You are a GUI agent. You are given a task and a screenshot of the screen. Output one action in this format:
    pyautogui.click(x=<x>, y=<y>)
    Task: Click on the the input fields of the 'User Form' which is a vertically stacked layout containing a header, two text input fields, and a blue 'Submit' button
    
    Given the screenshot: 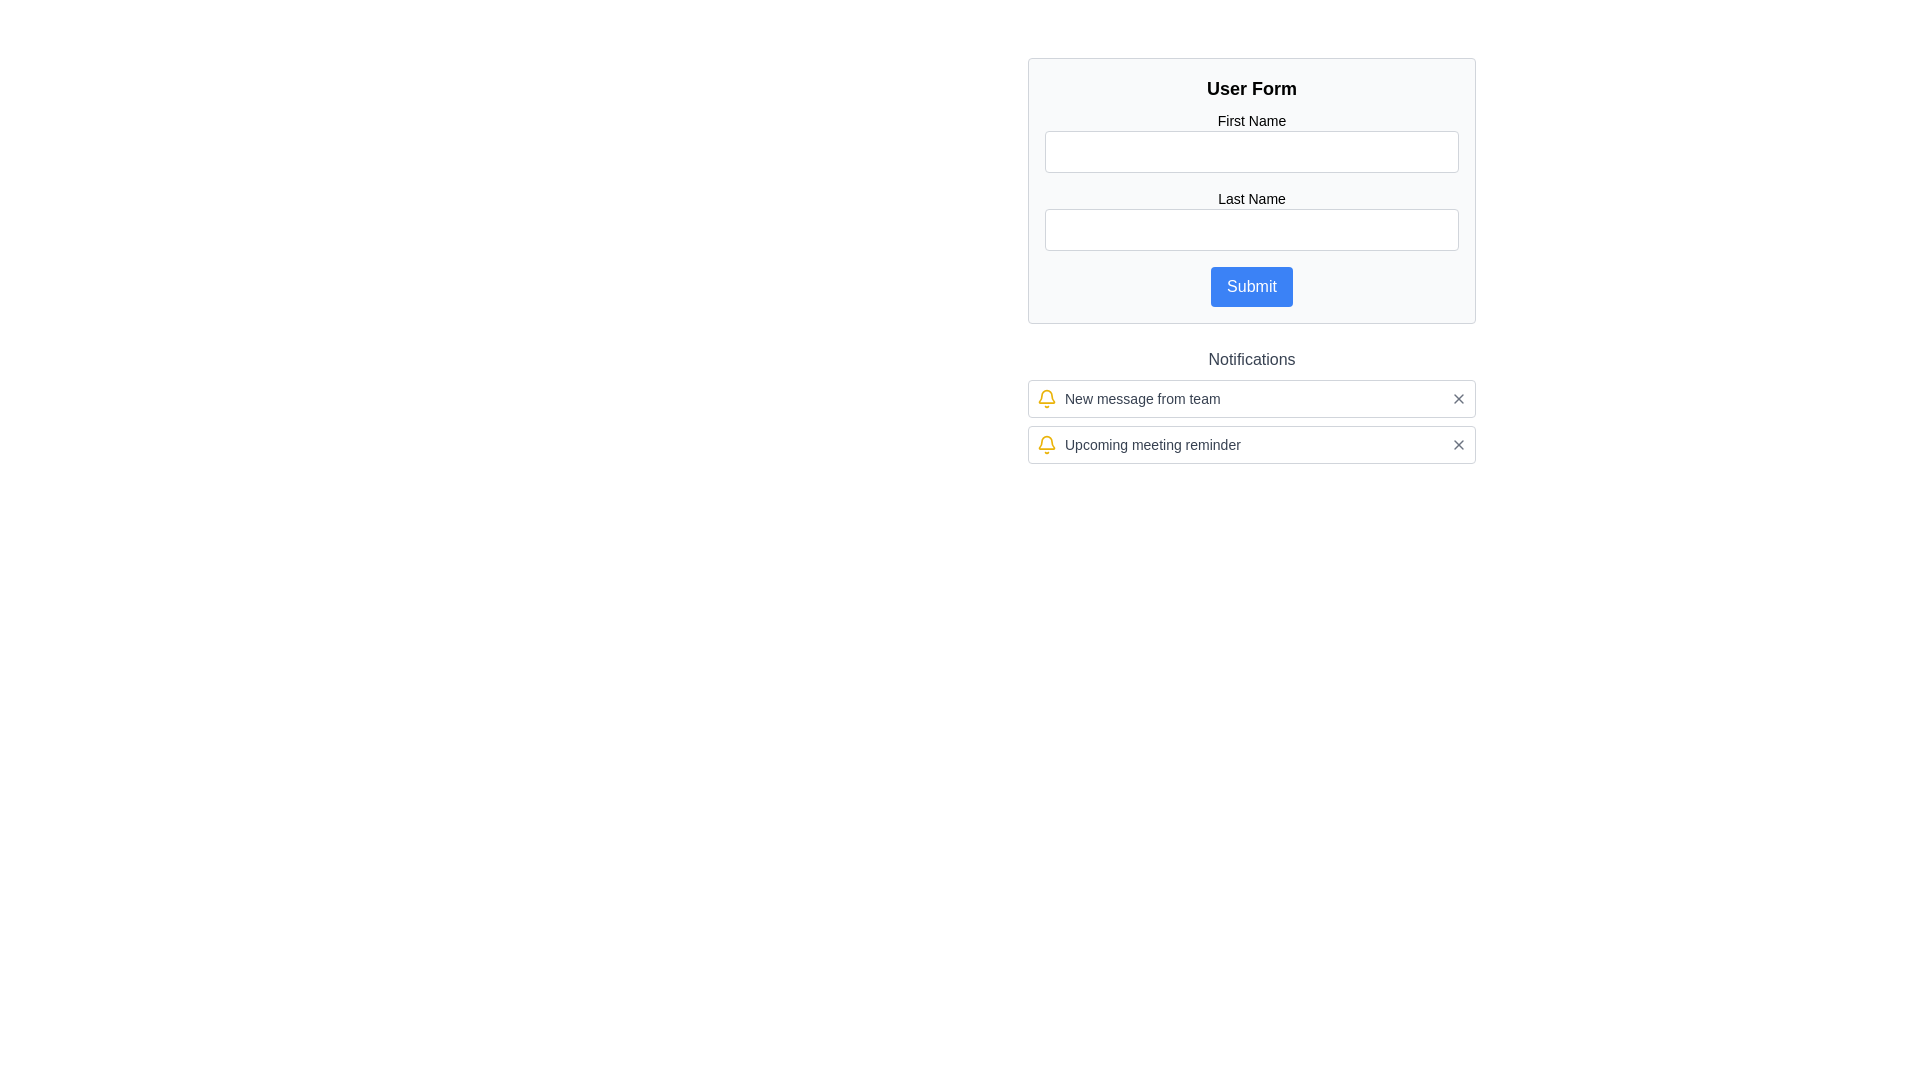 What is the action you would take?
    pyautogui.click(x=1251, y=191)
    